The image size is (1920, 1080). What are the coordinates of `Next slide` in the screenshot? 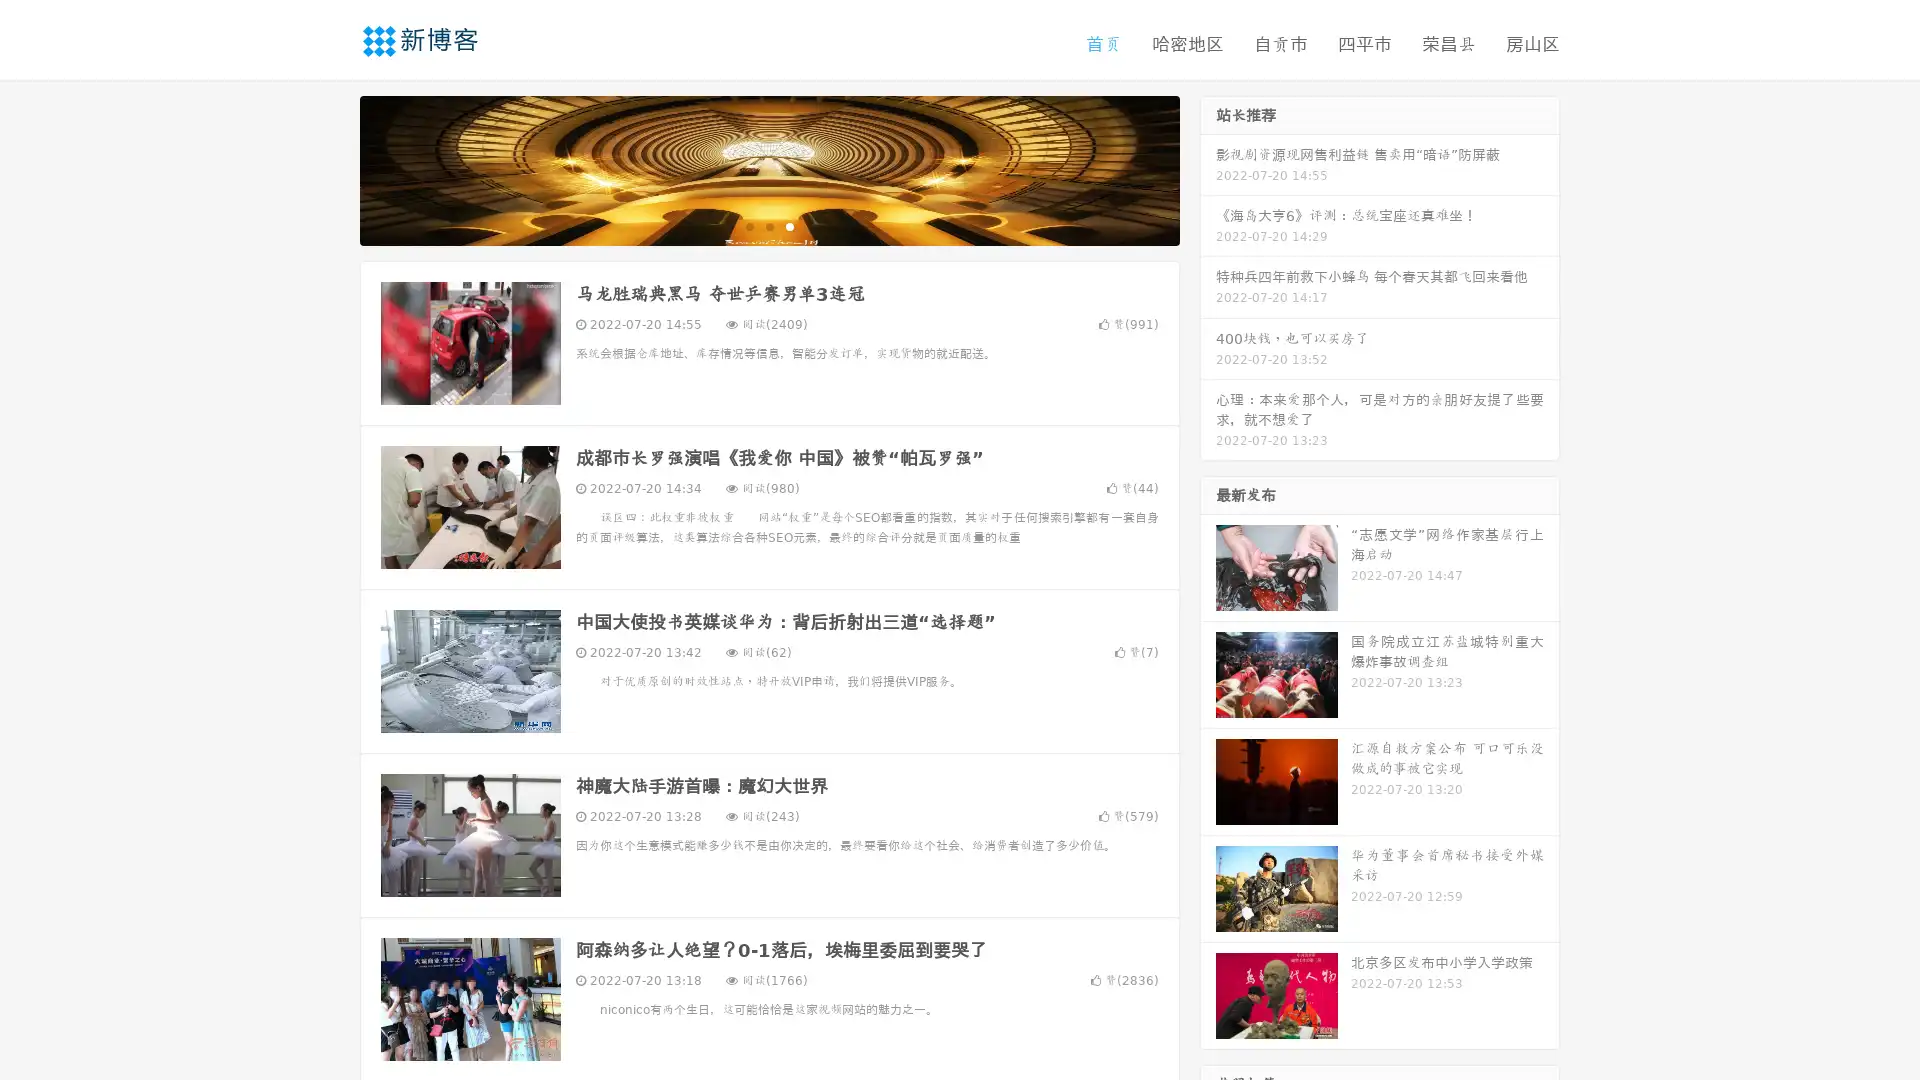 It's located at (1208, 168).